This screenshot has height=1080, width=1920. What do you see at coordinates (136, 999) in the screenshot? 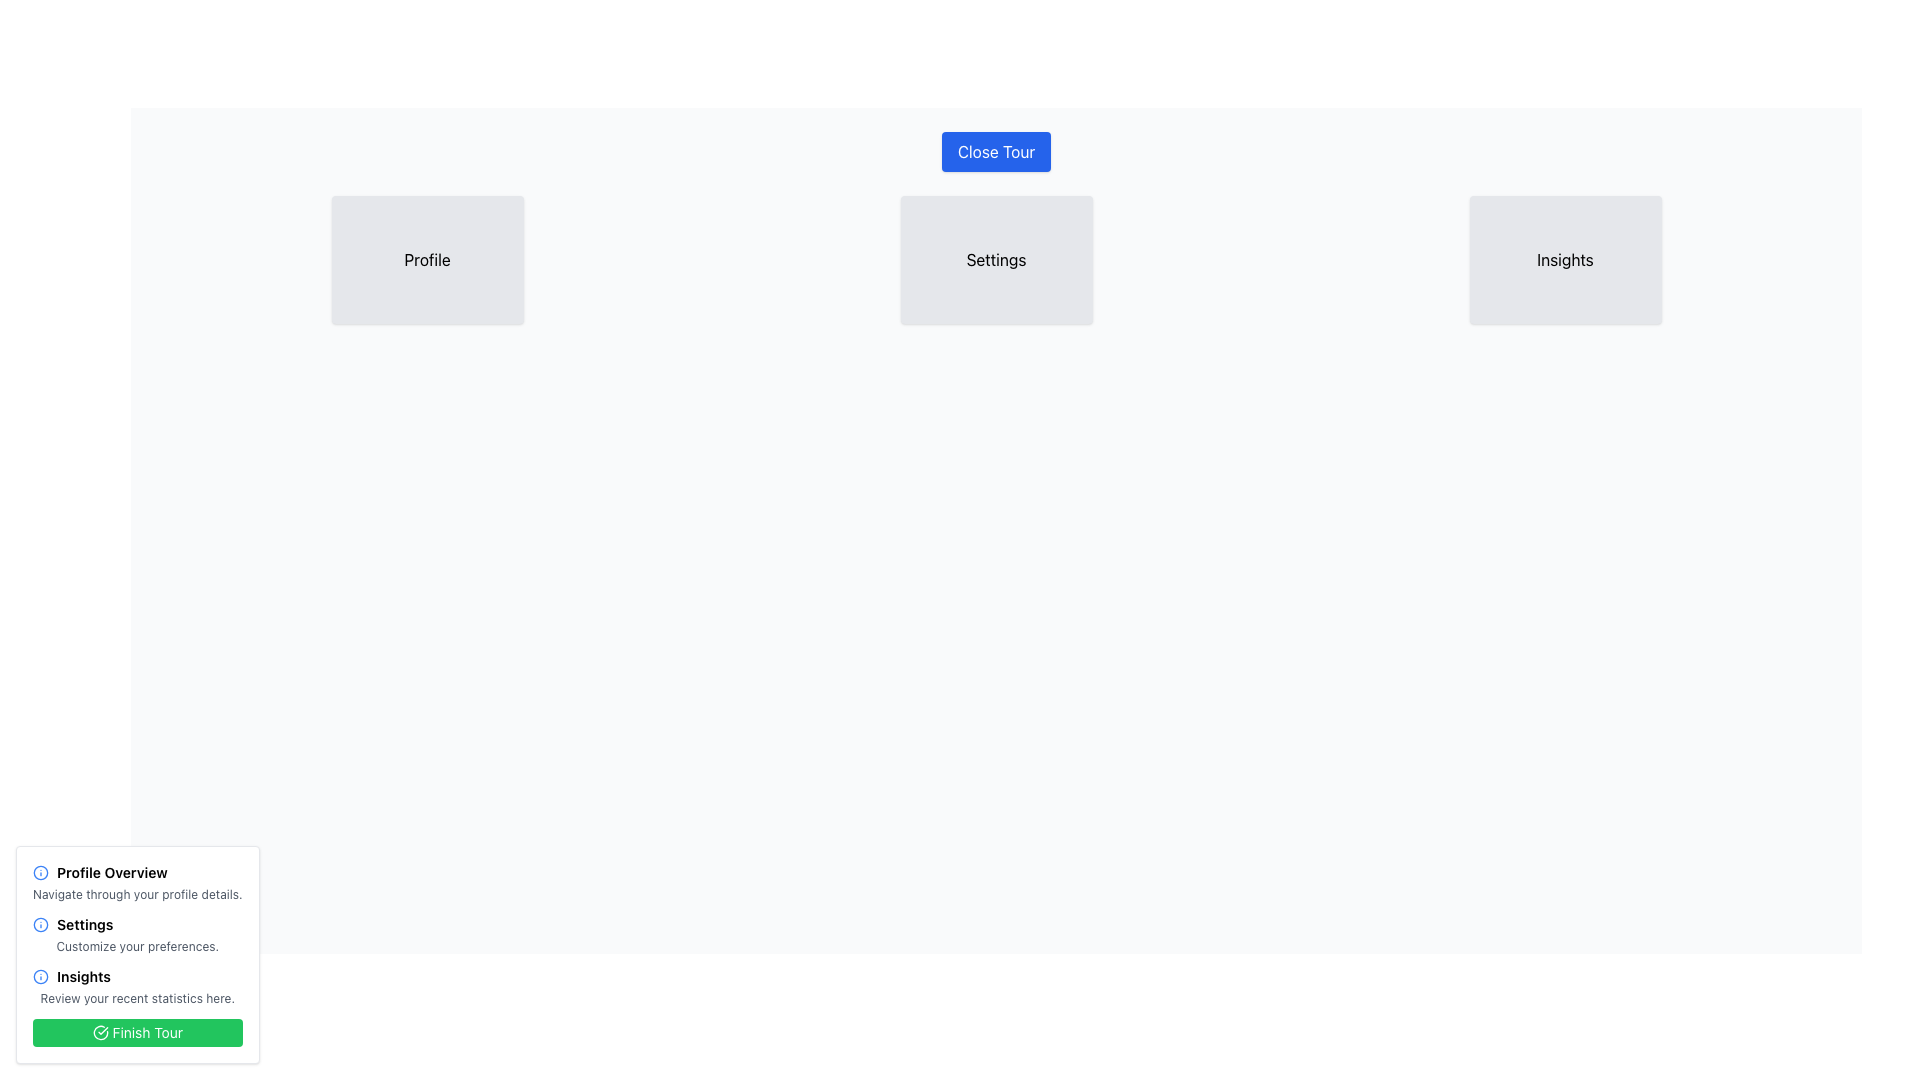
I see `displayed information from the text label that shows 'Review your recent statistics here.' located below the 'Insights' title in the instructional sidebar` at bounding box center [136, 999].